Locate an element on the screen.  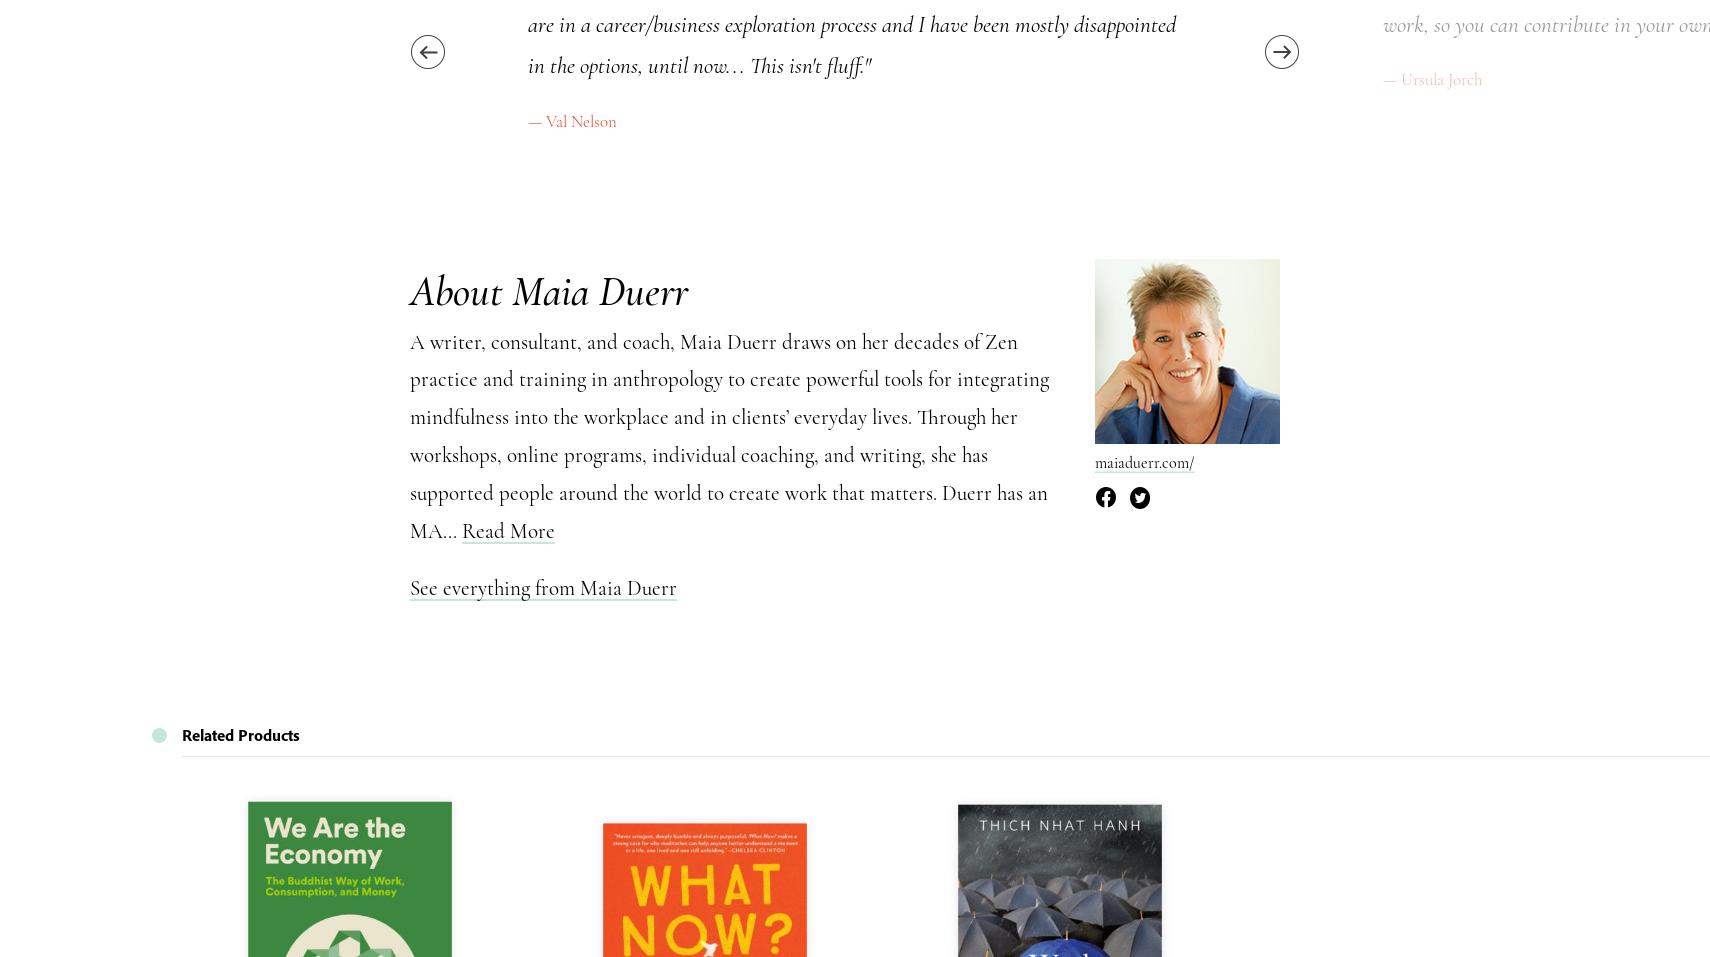
'What is Mindfulness' is located at coordinates (264, 131).